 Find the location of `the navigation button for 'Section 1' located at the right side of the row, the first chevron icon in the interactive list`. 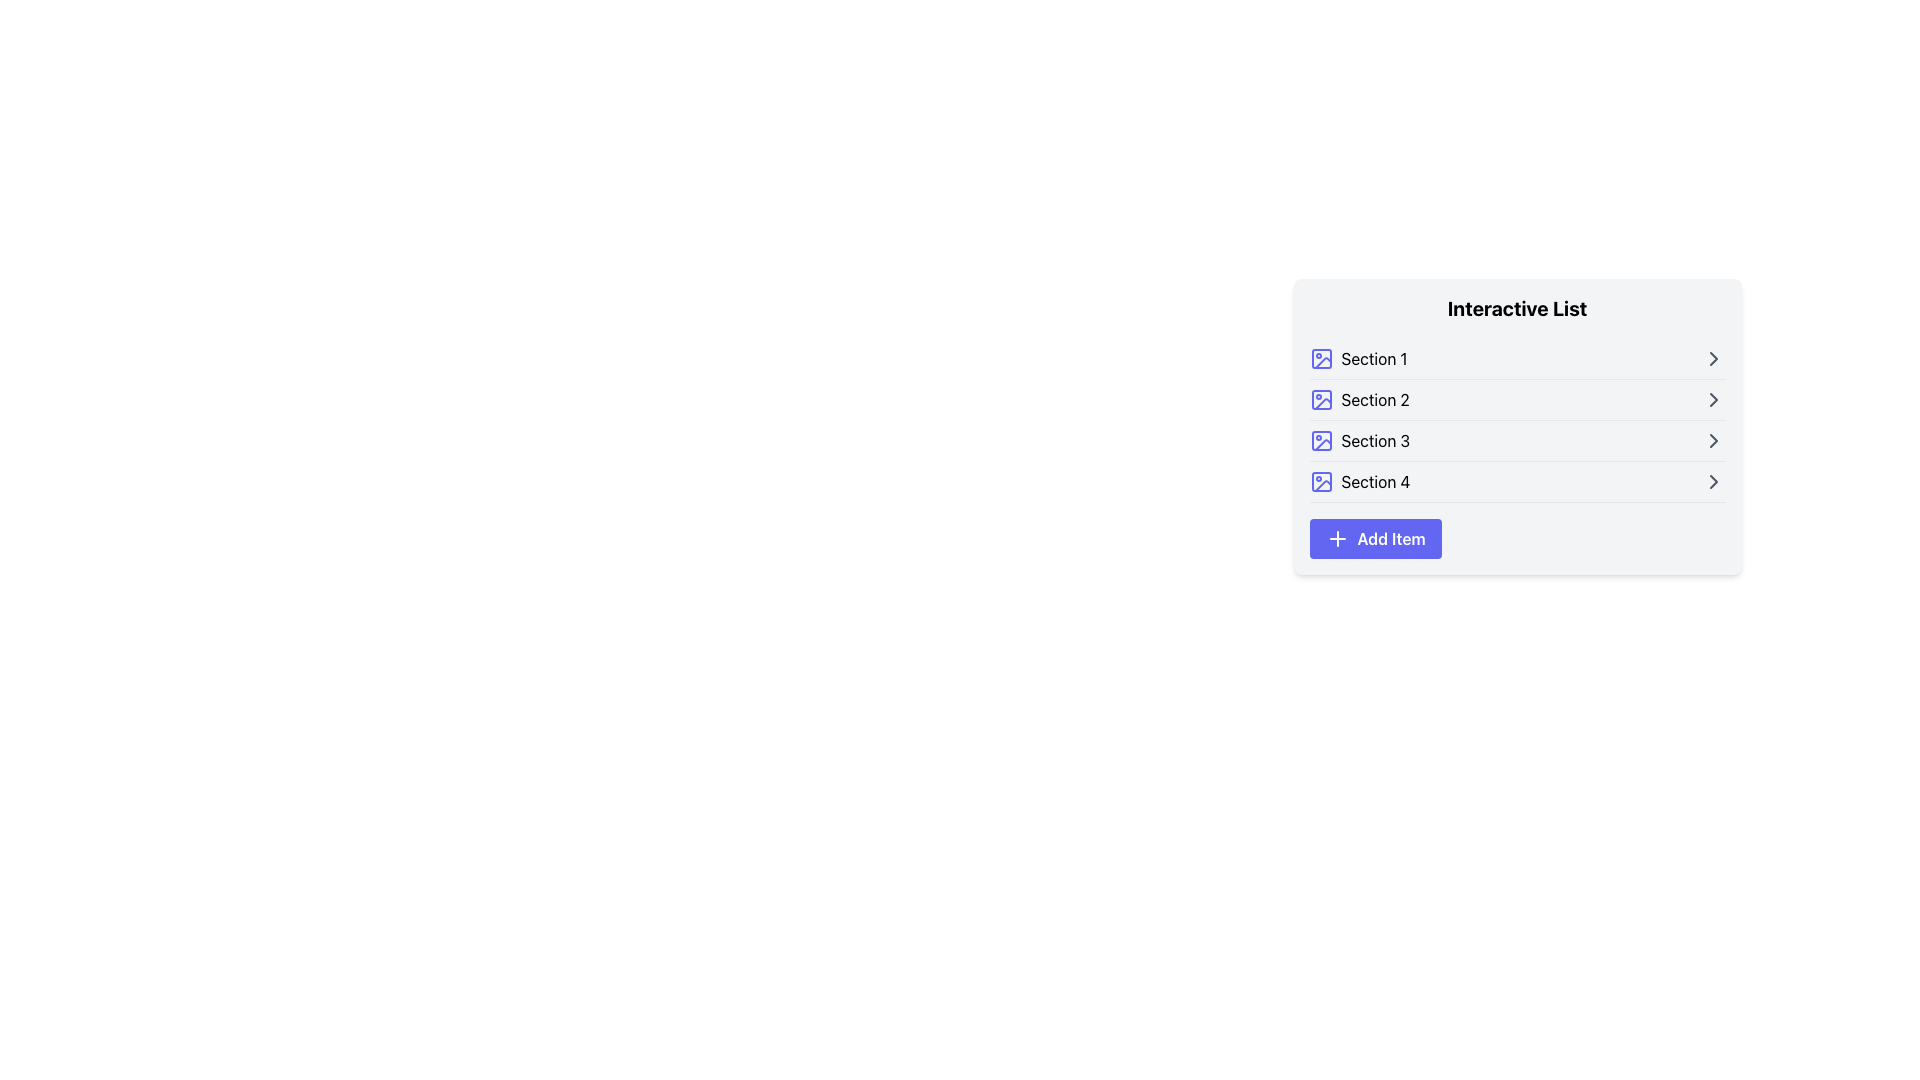

the navigation button for 'Section 1' located at the right side of the row, the first chevron icon in the interactive list is located at coordinates (1712, 357).